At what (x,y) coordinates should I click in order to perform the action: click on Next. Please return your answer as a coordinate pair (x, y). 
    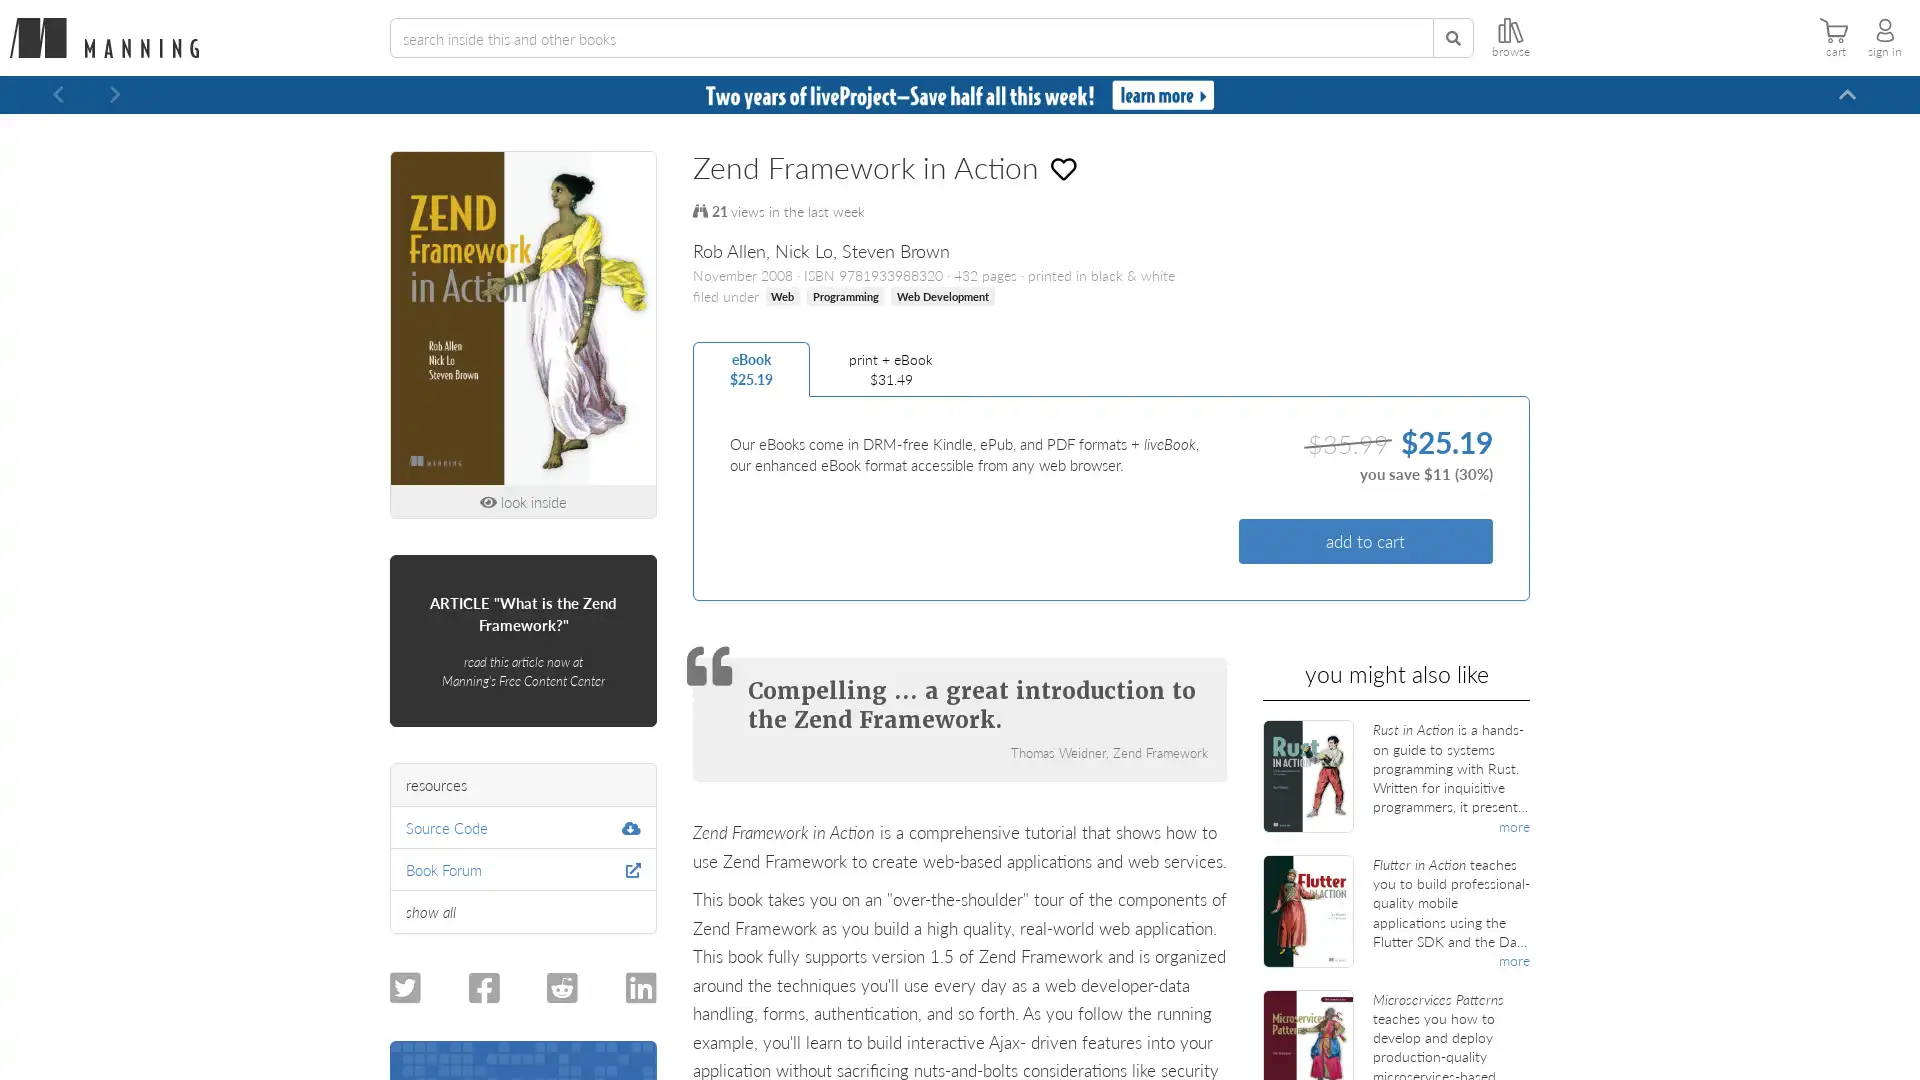
    Looking at the image, I should click on (114, 95).